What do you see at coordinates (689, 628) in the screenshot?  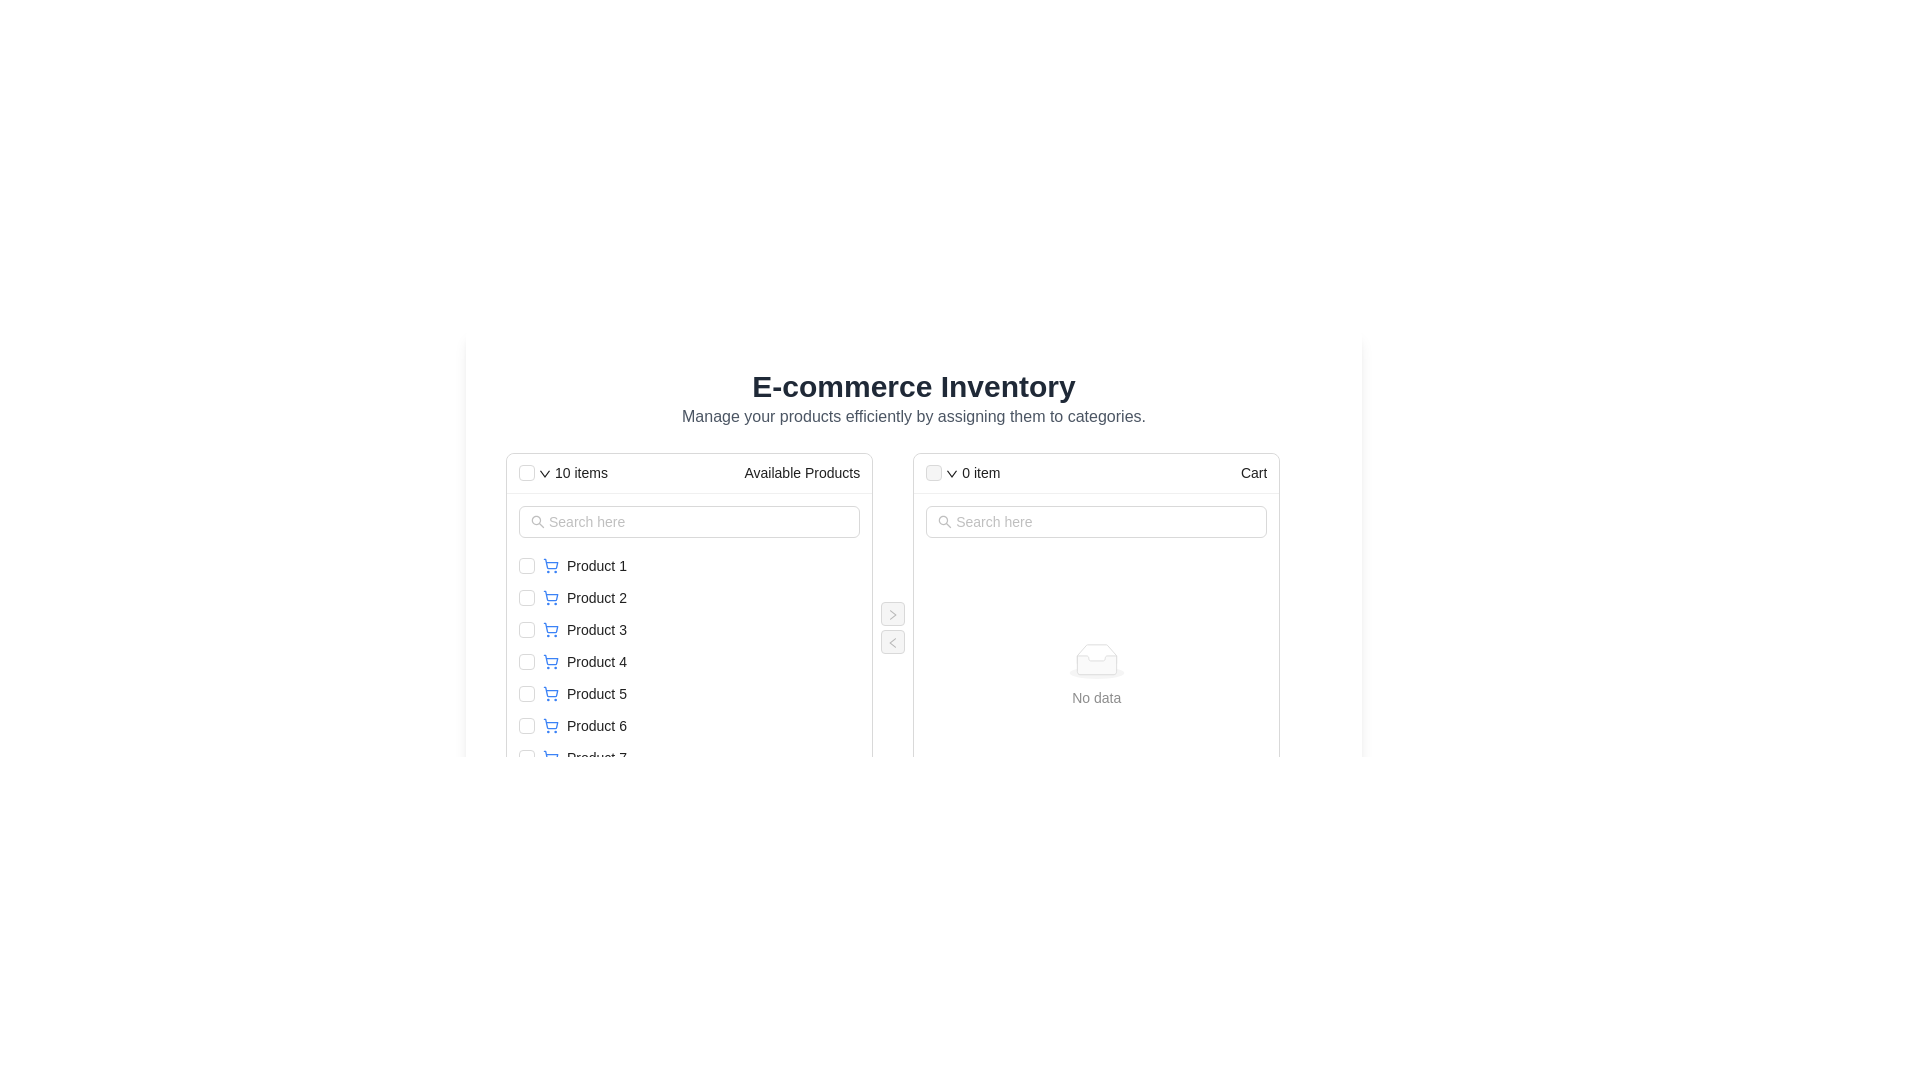 I see `to select the third product in the 'Available Products' section of the transfer list, which is located directly below 'Product 2' and above 'Product 4'` at bounding box center [689, 628].